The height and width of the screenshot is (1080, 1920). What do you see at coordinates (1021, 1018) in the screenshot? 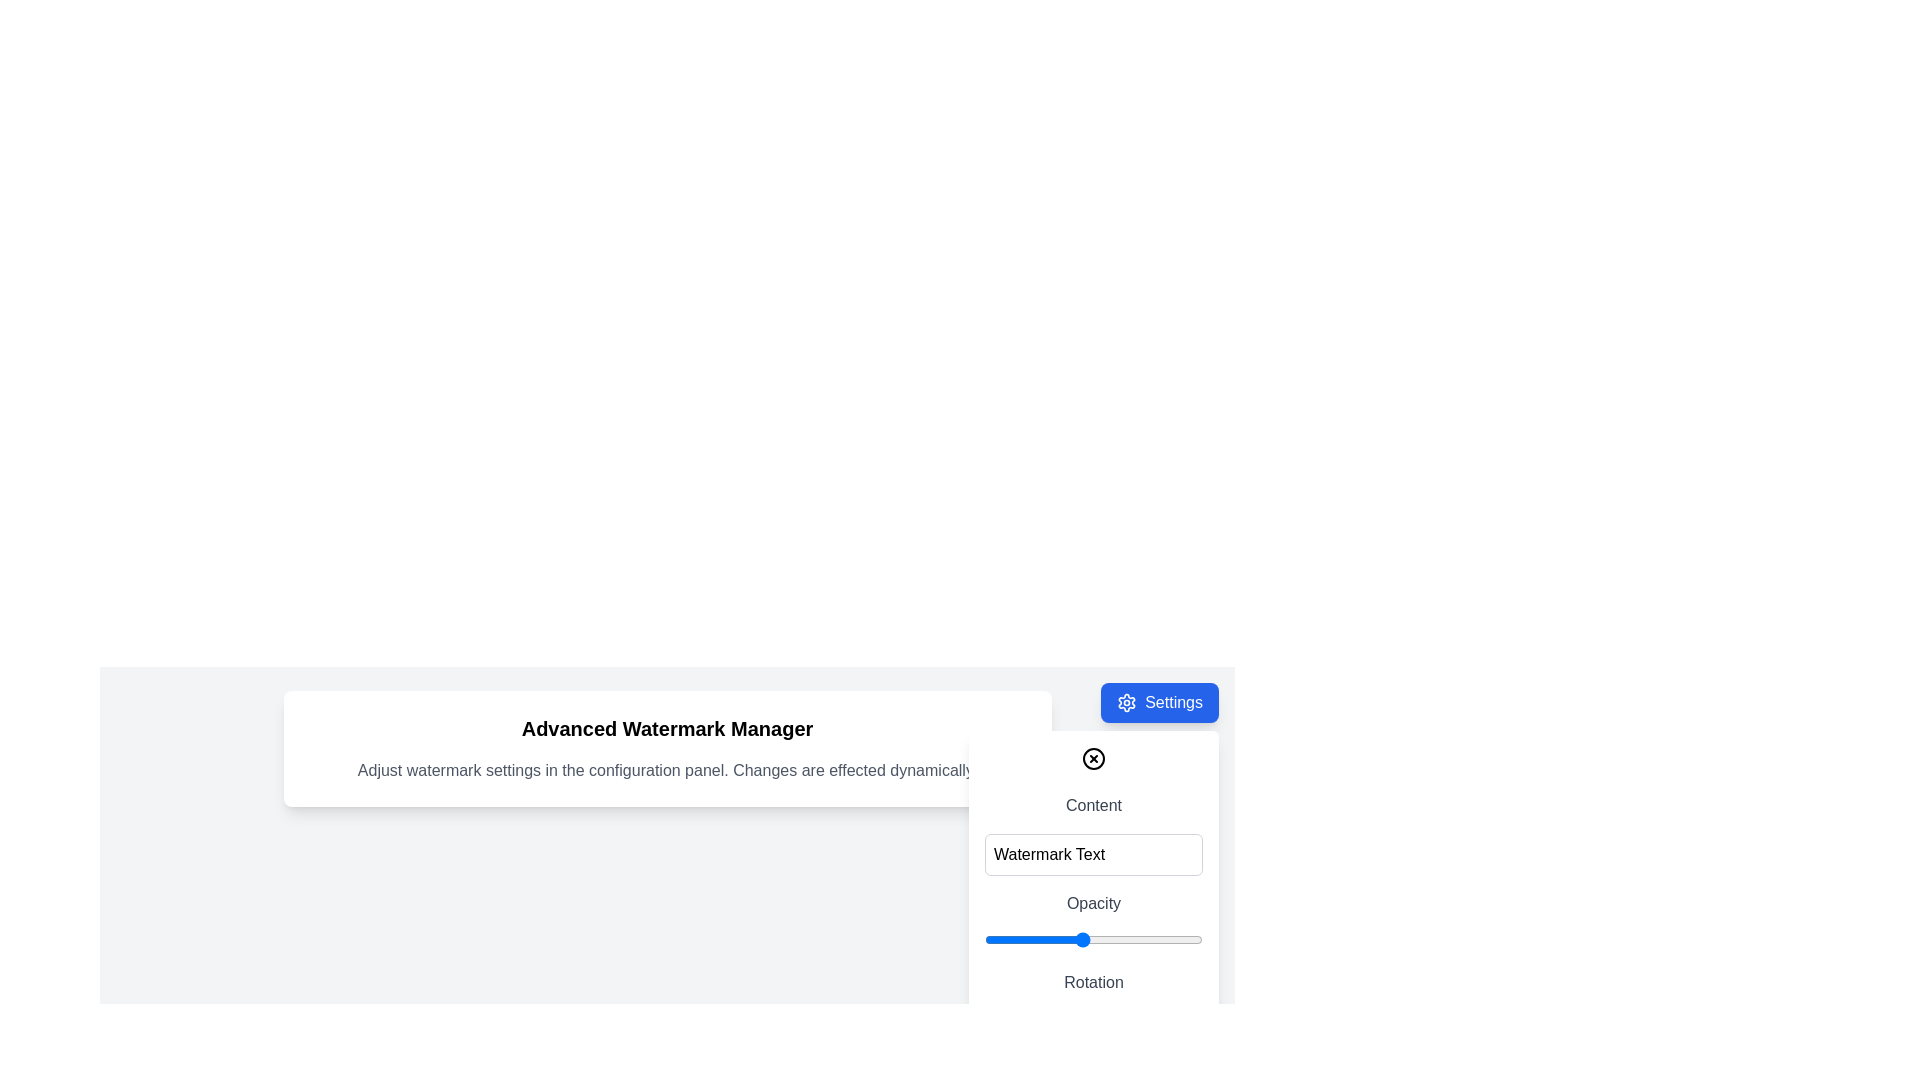
I see `rotation angle` at bounding box center [1021, 1018].